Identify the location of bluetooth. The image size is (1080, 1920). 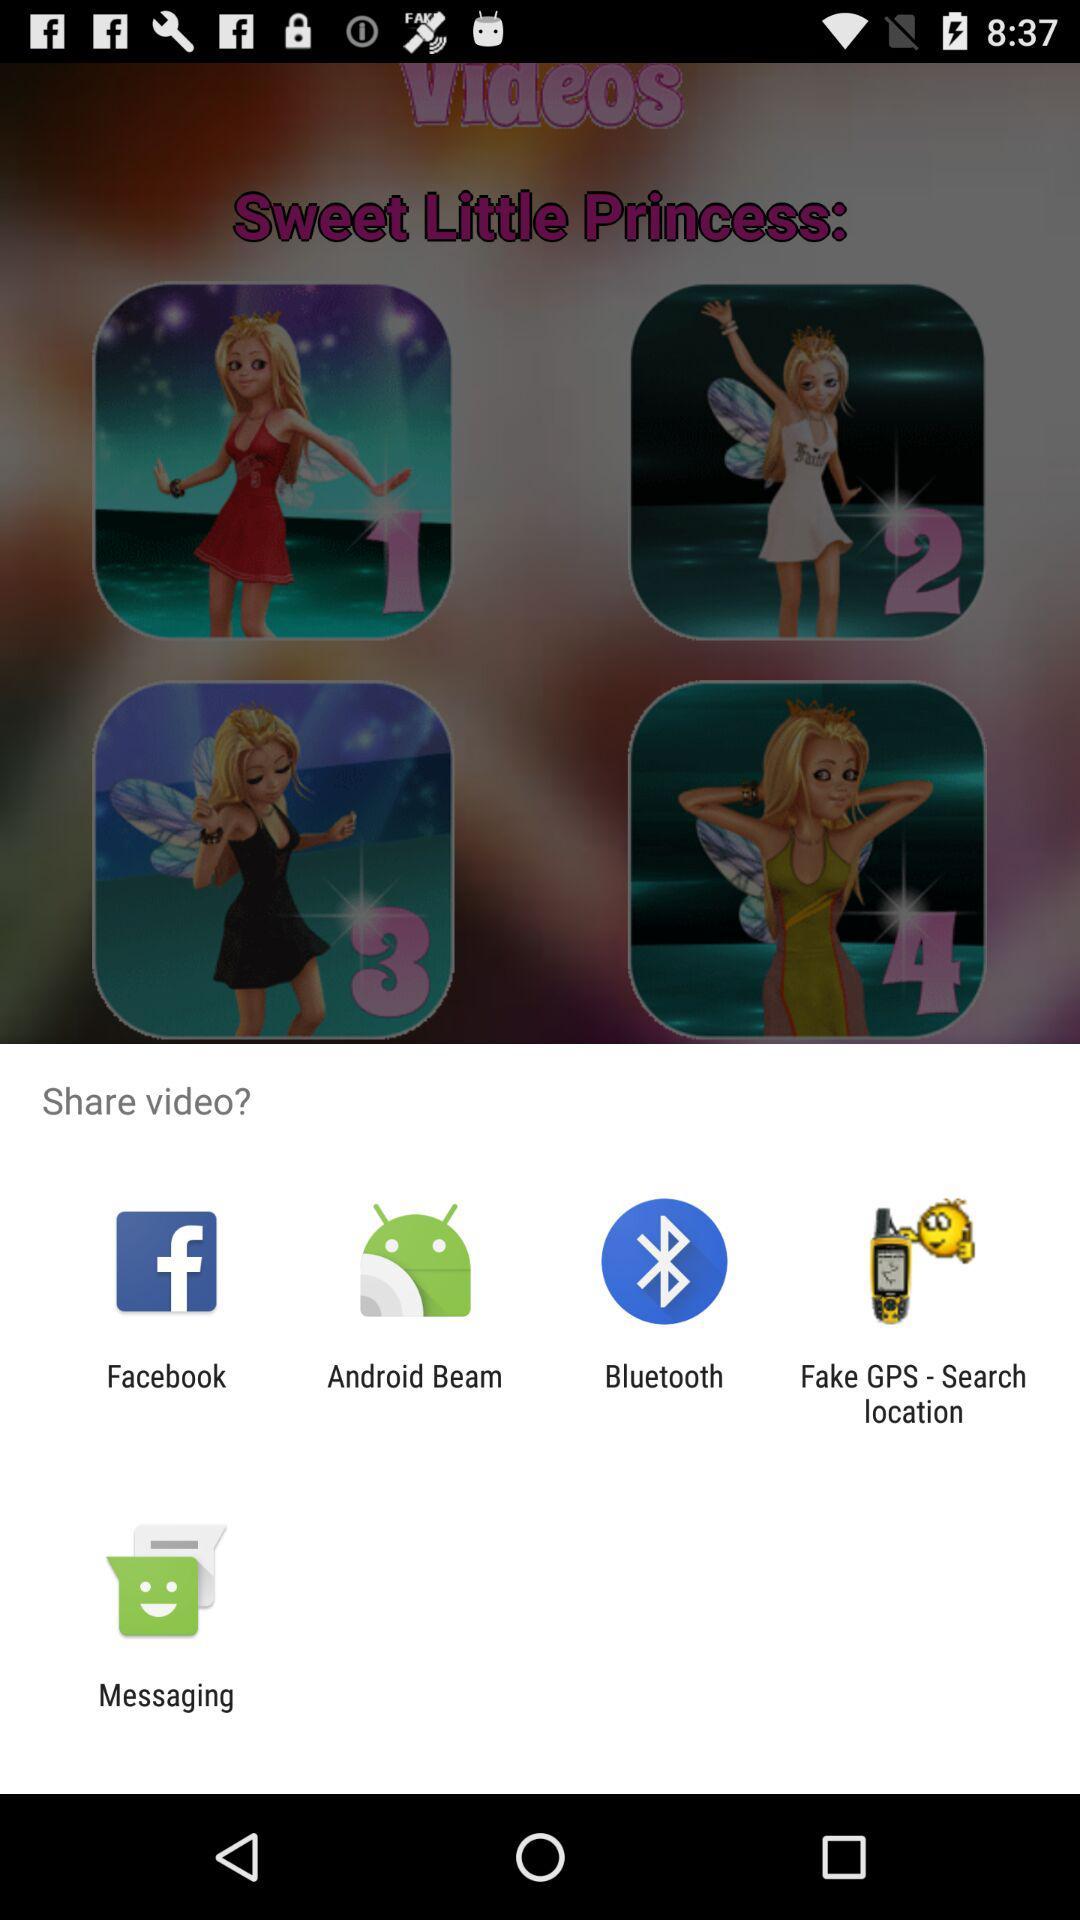
(664, 1392).